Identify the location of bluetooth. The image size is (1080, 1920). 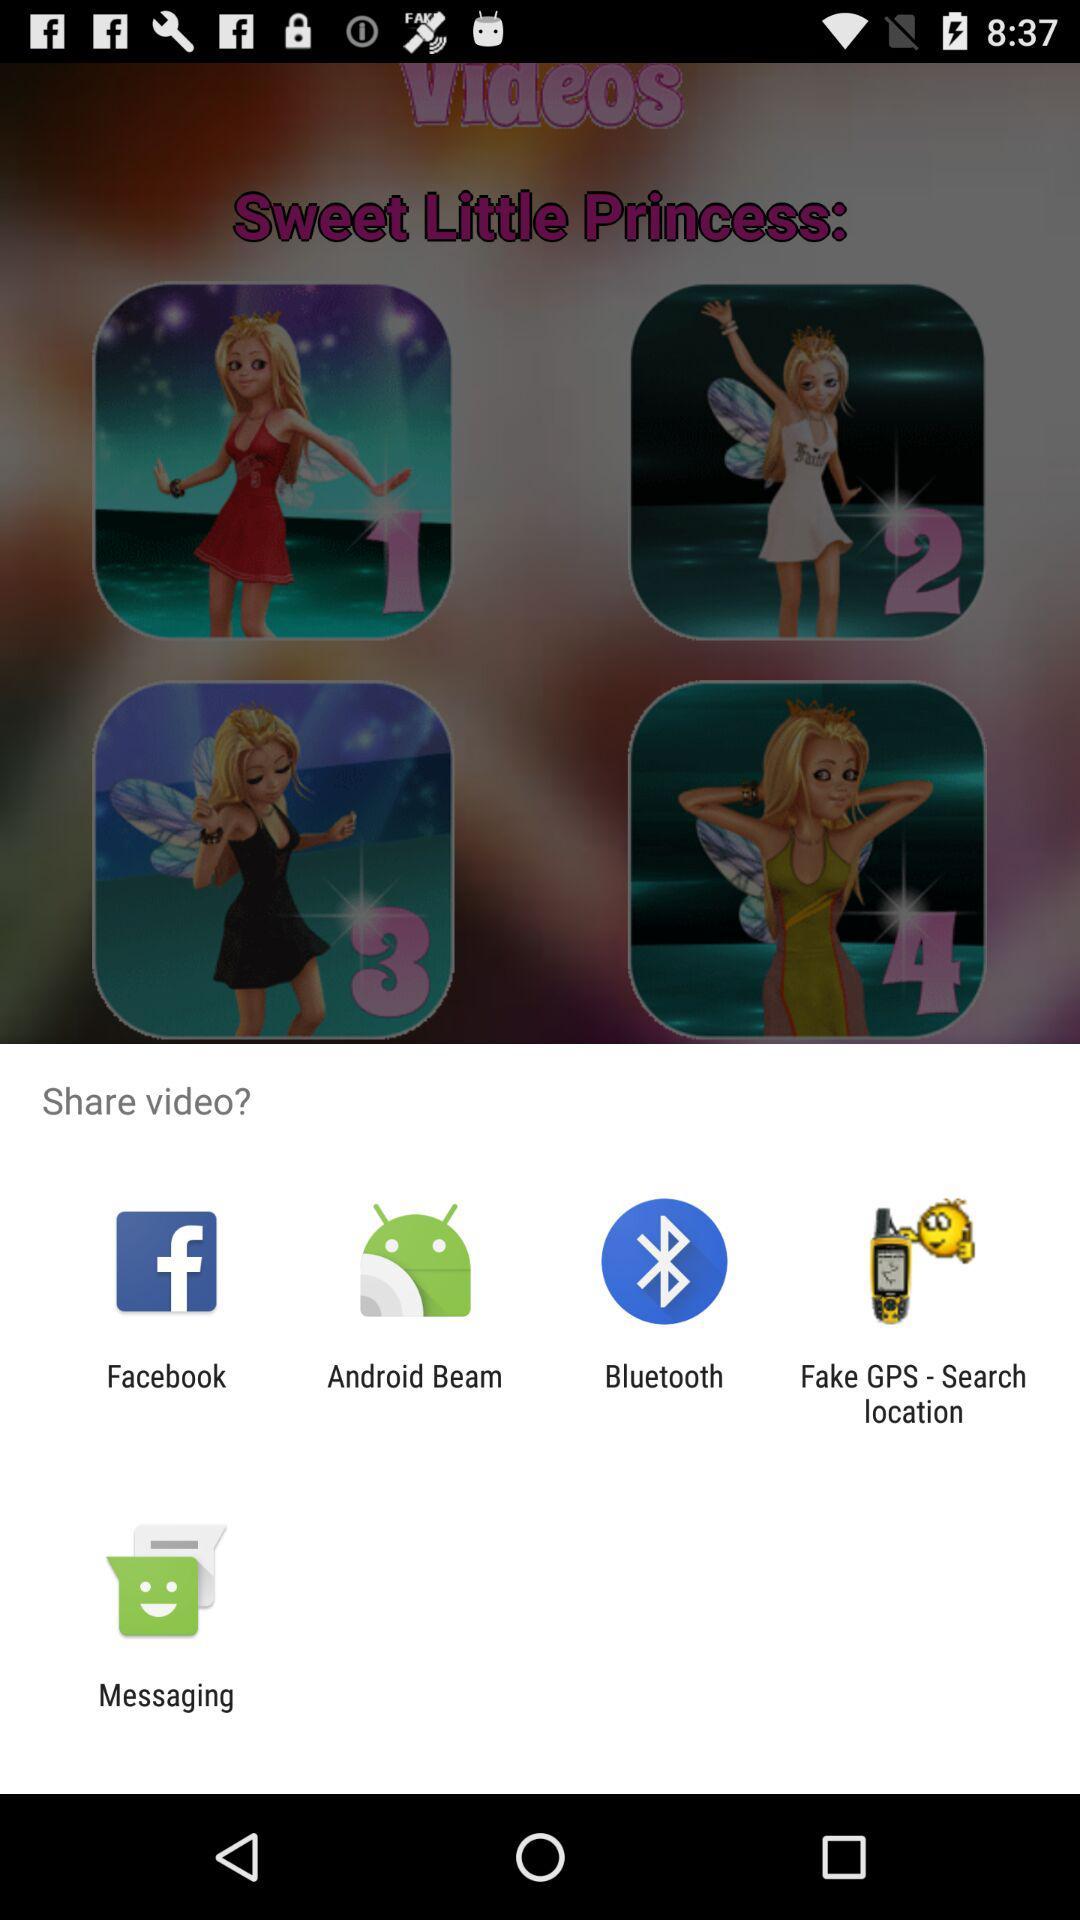
(664, 1392).